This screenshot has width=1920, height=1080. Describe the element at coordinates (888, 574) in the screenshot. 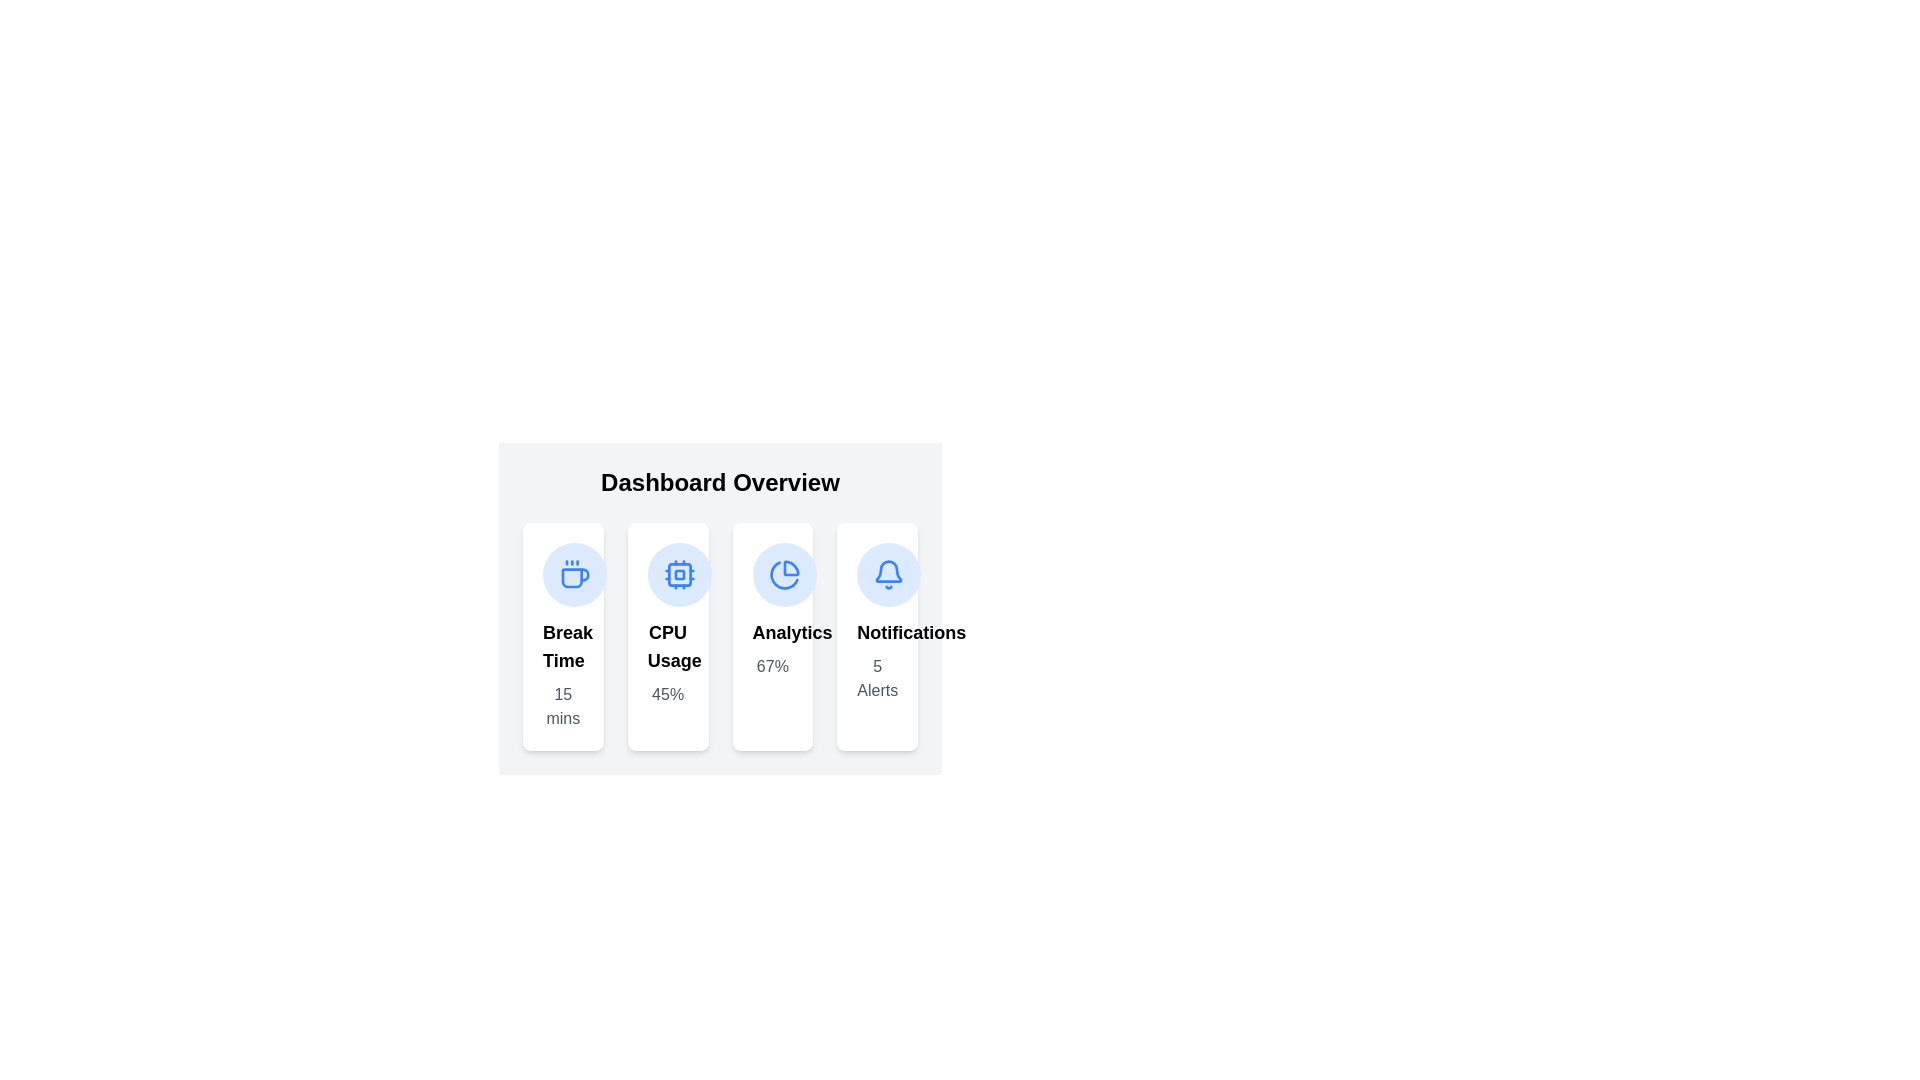

I see `the circular notification icon with a bell shape, which has a blue outline and is located at the top section of the card labeled 'Notifications 5 Alerts'` at that location.